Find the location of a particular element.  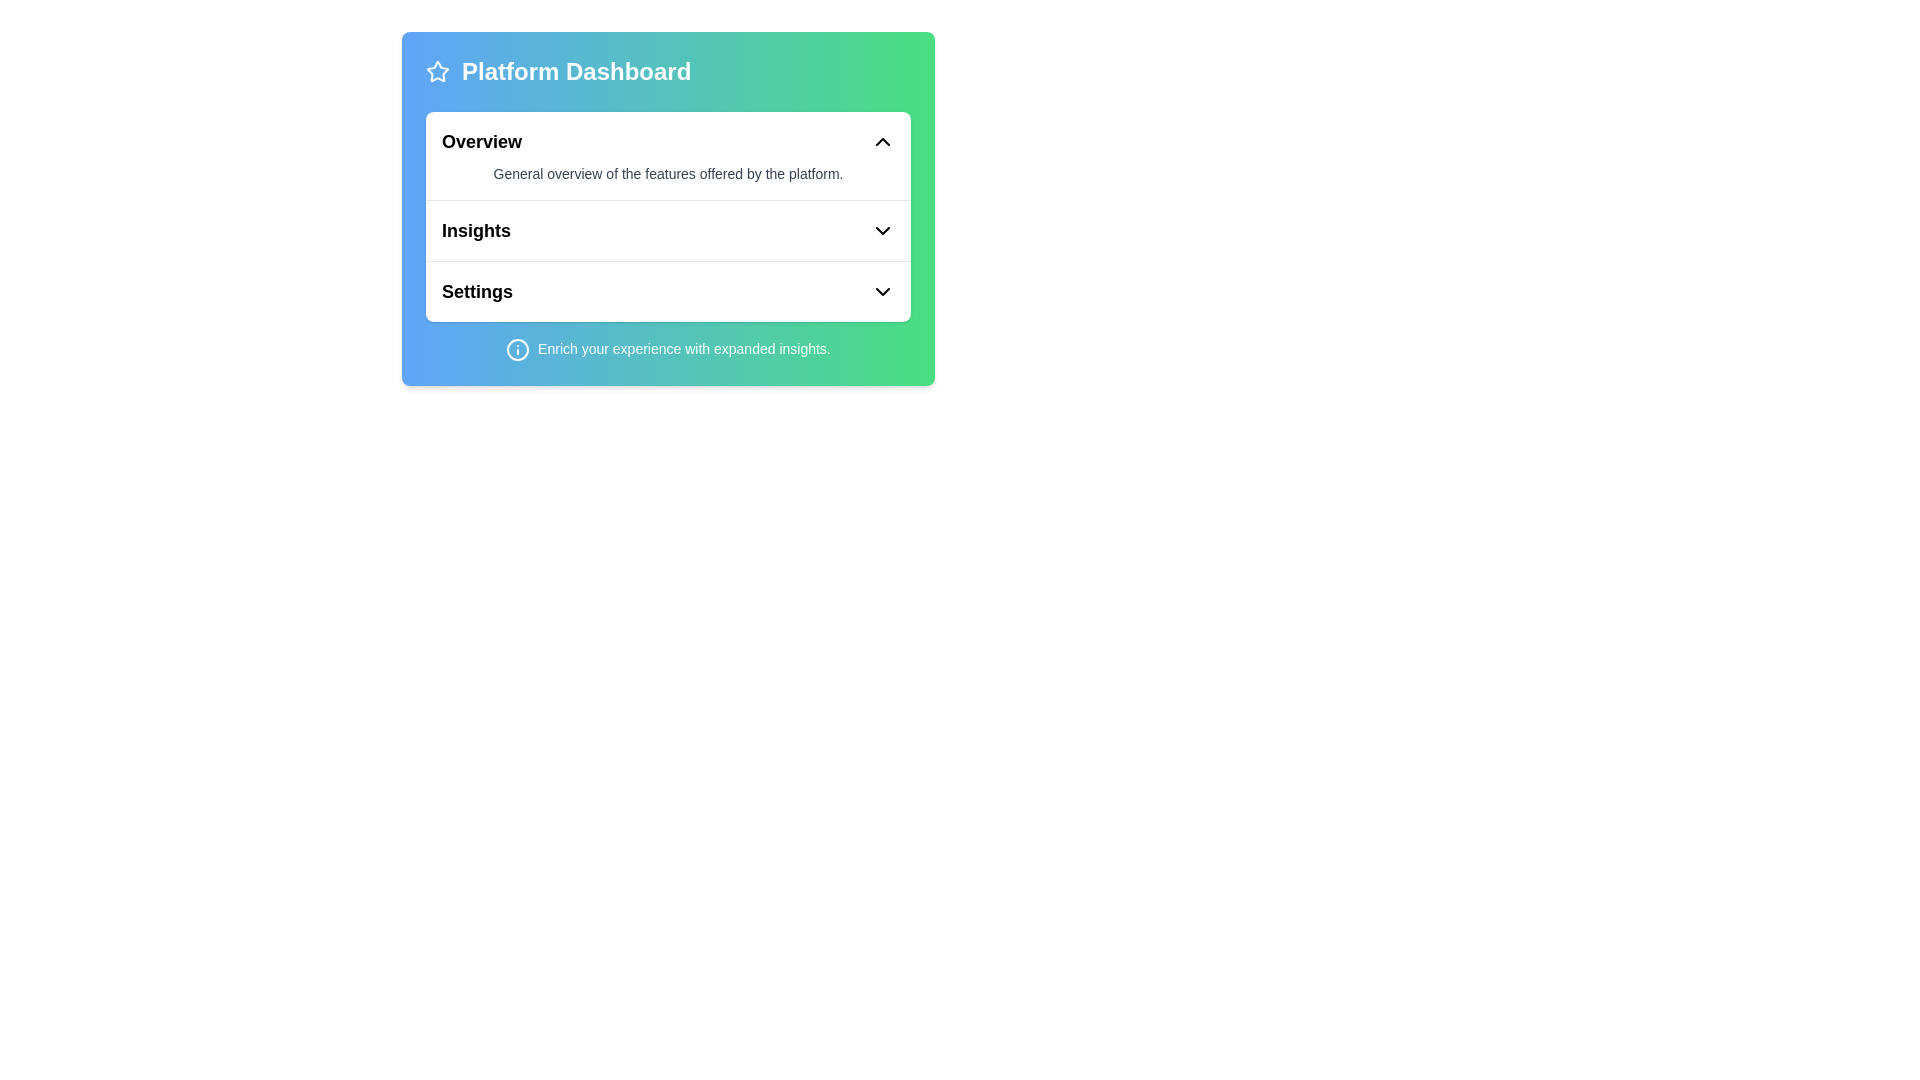

the decorative icon located to the left of the 'Platform Dashboard' text heading in the header area of the dashboard is located at coordinates (436, 70).